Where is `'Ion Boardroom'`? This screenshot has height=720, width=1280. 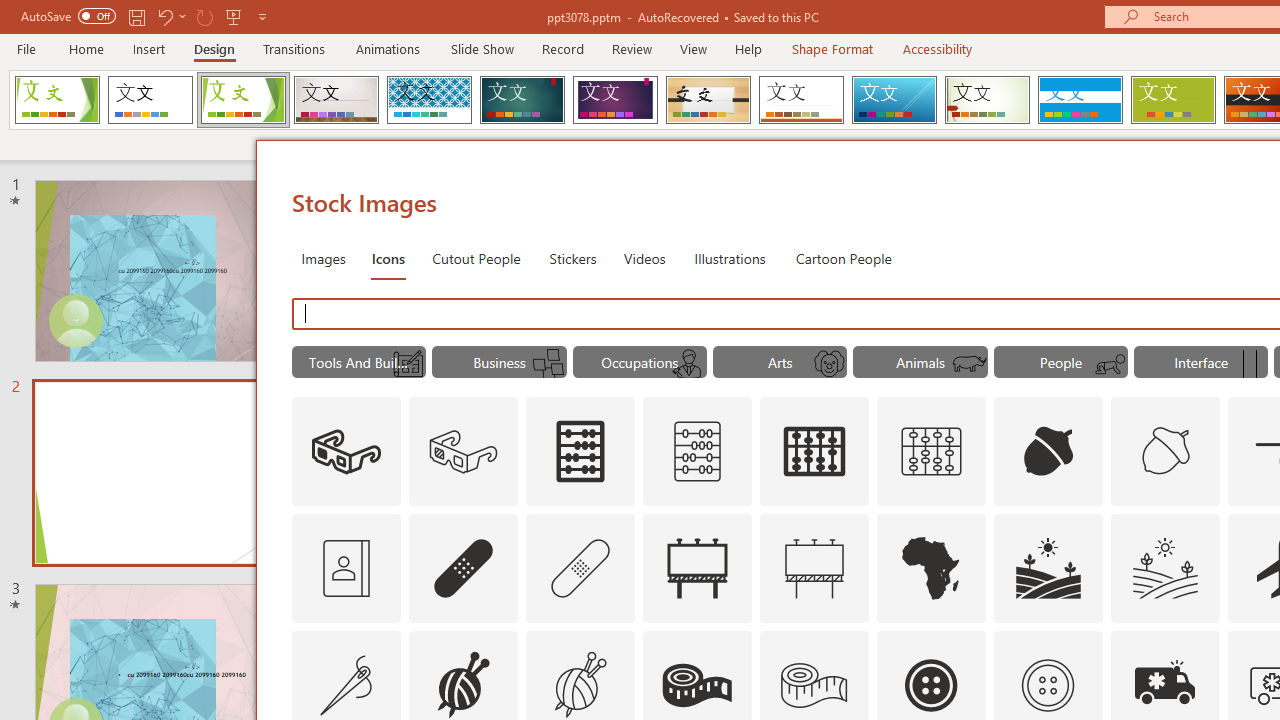 'Ion Boardroom' is located at coordinates (614, 100).